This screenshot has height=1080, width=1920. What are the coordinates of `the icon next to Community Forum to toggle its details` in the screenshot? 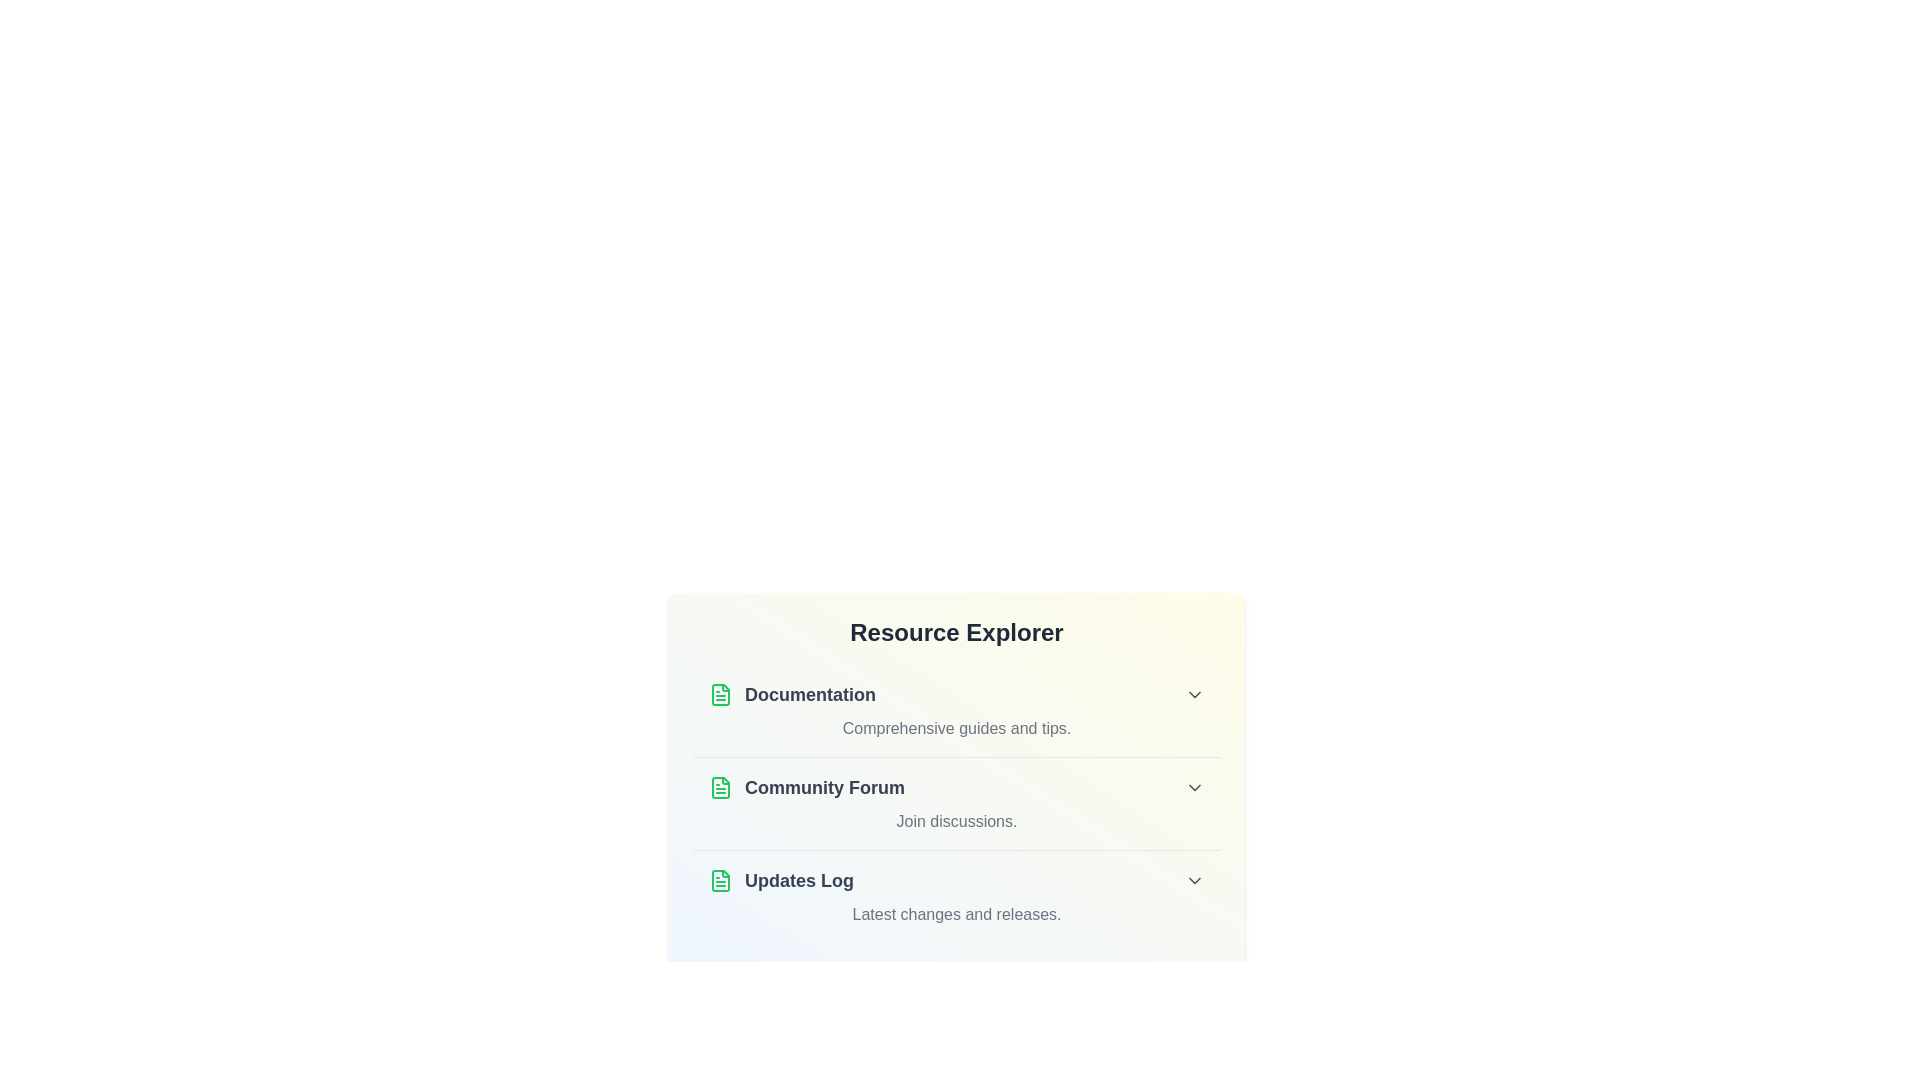 It's located at (720, 786).